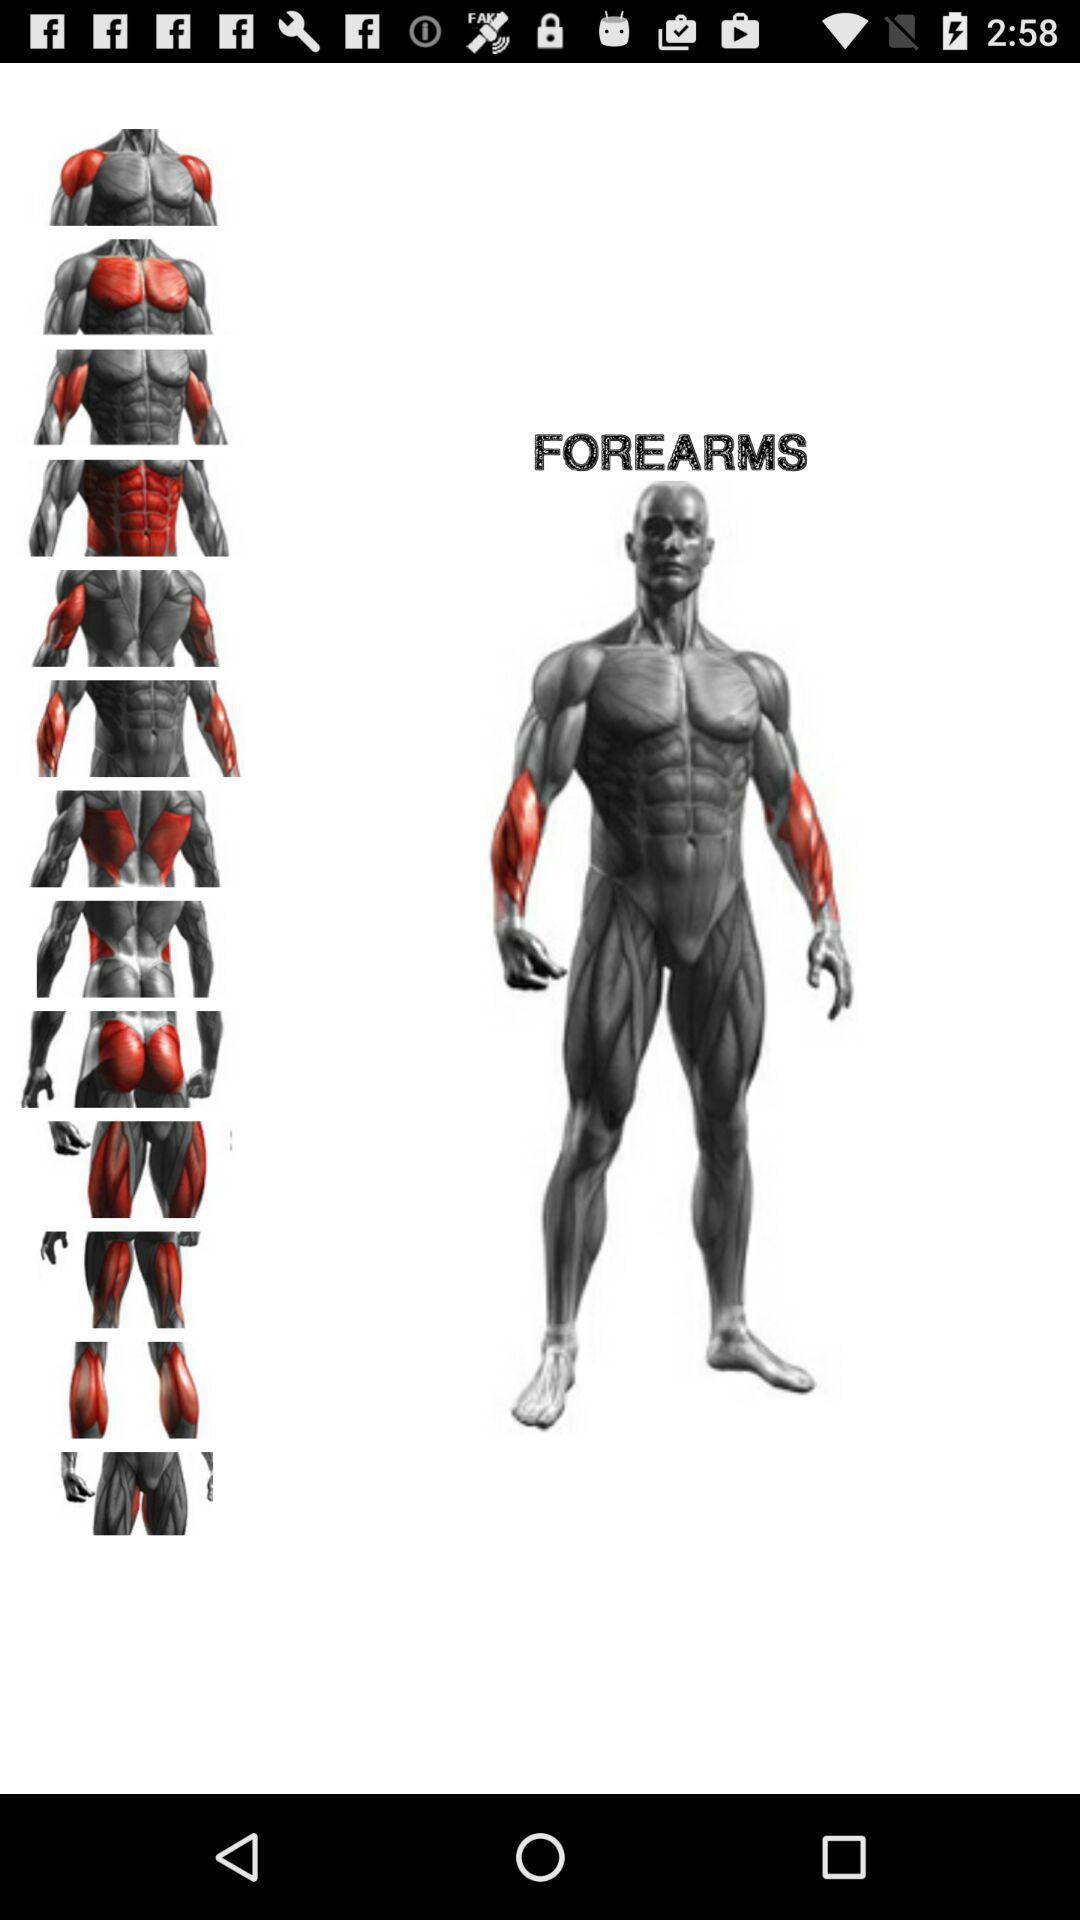 This screenshot has height=1920, width=1080. What do you see at coordinates (131, 279) in the screenshot?
I see `pectoral muscles` at bounding box center [131, 279].